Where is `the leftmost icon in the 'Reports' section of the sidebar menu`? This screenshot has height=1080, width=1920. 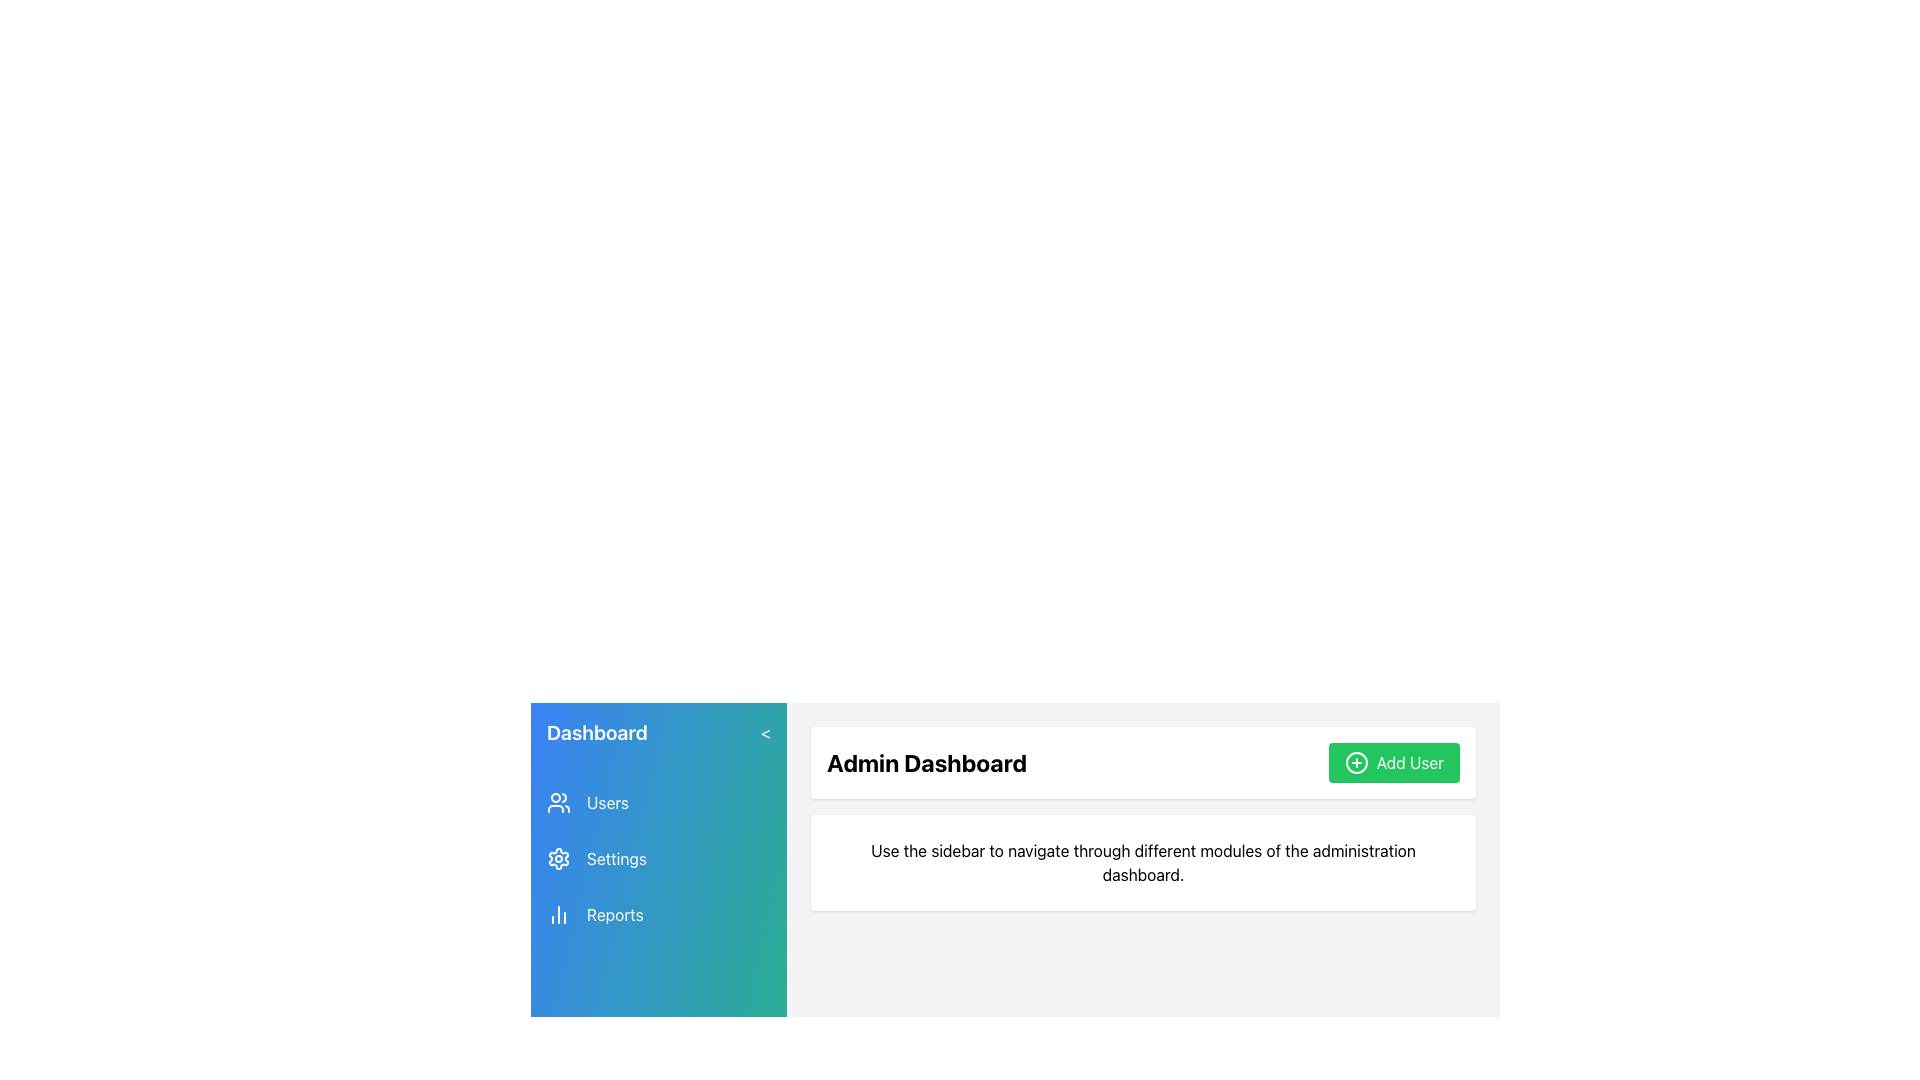 the leftmost icon in the 'Reports' section of the sidebar menu is located at coordinates (558, 914).